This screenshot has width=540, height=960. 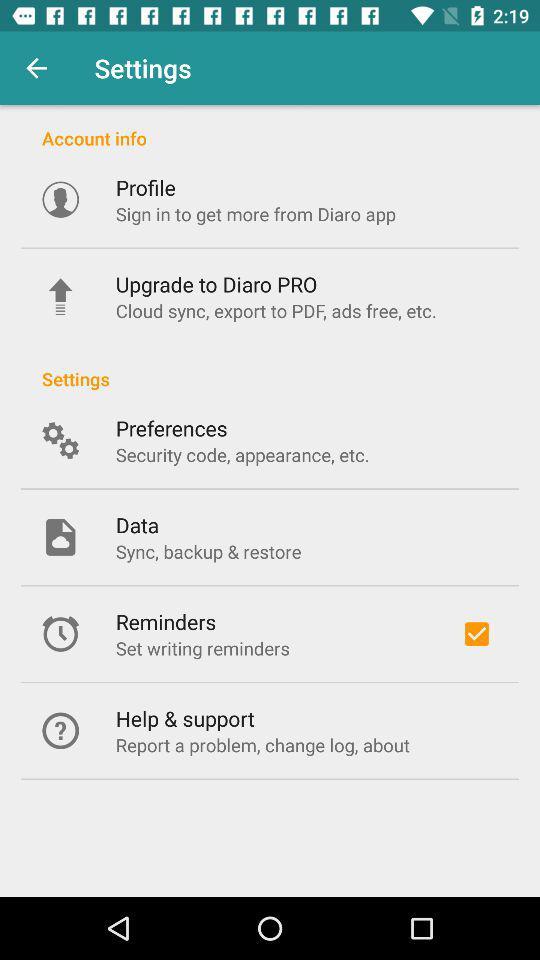 What do you see at coordinates (36, 68) in the screenshot?
I see `the icon above account info icon` at bounding box center [36, 68].